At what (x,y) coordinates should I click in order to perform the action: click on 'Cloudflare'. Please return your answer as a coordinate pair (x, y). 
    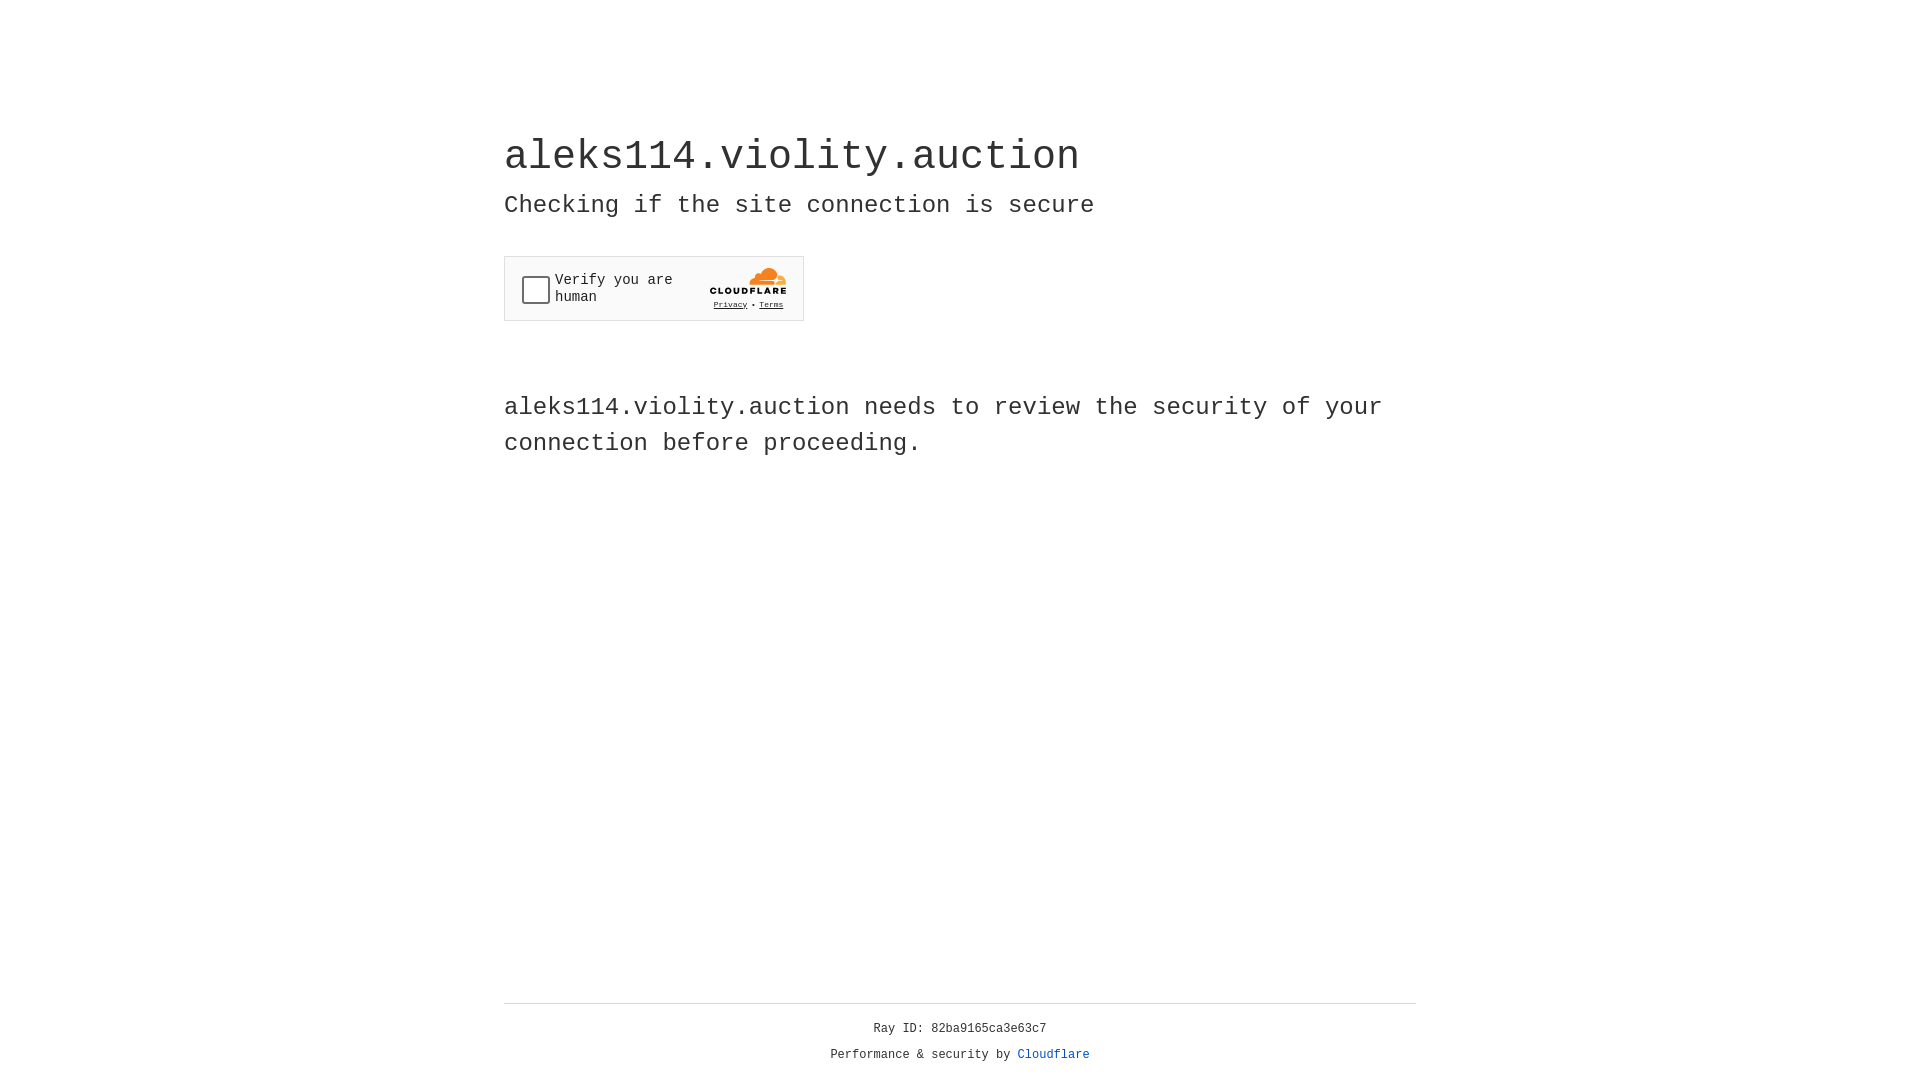
    Looking at the image, I should click on (1053, 1054).